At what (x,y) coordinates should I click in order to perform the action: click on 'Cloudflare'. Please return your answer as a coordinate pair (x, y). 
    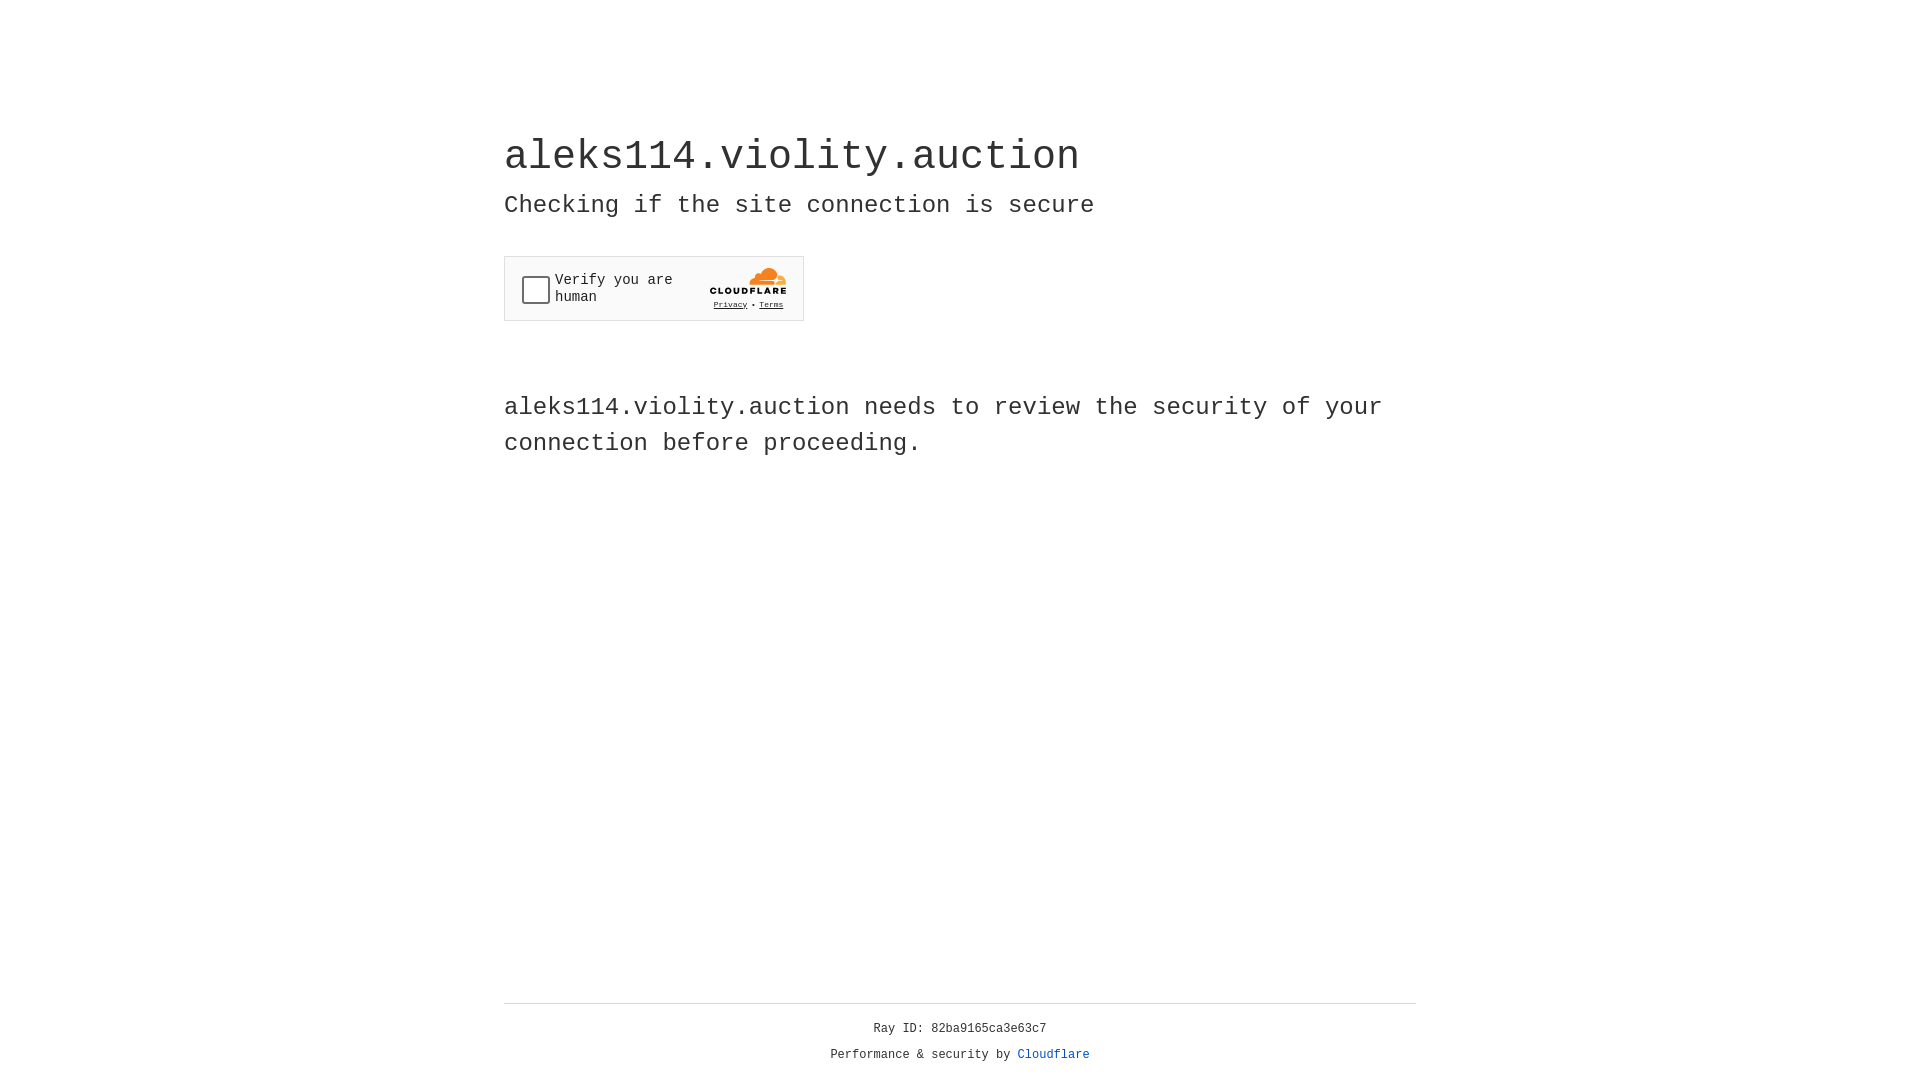
    Looking at the image, I should click on (1053, 1054).